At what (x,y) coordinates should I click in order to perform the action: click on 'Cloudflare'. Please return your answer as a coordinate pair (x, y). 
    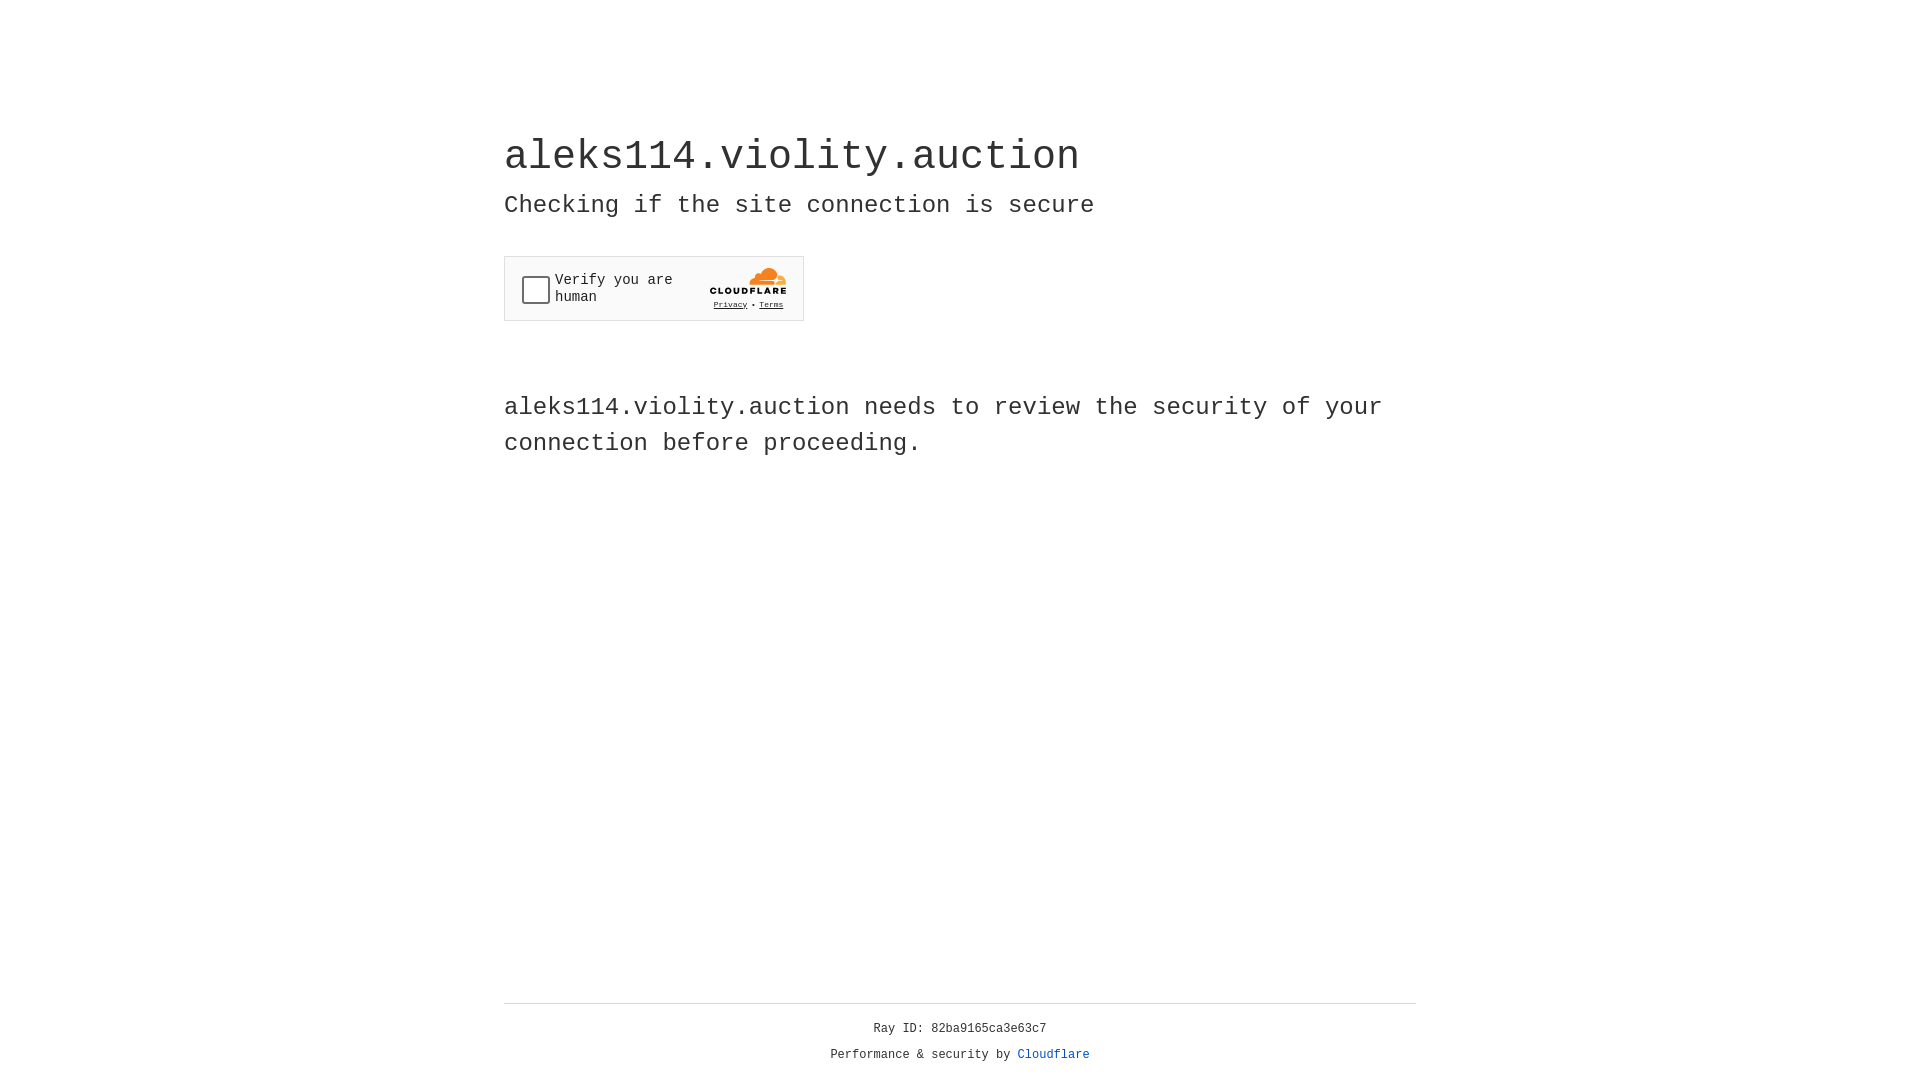
    Looking at the image, I should click on (1053, 1054).